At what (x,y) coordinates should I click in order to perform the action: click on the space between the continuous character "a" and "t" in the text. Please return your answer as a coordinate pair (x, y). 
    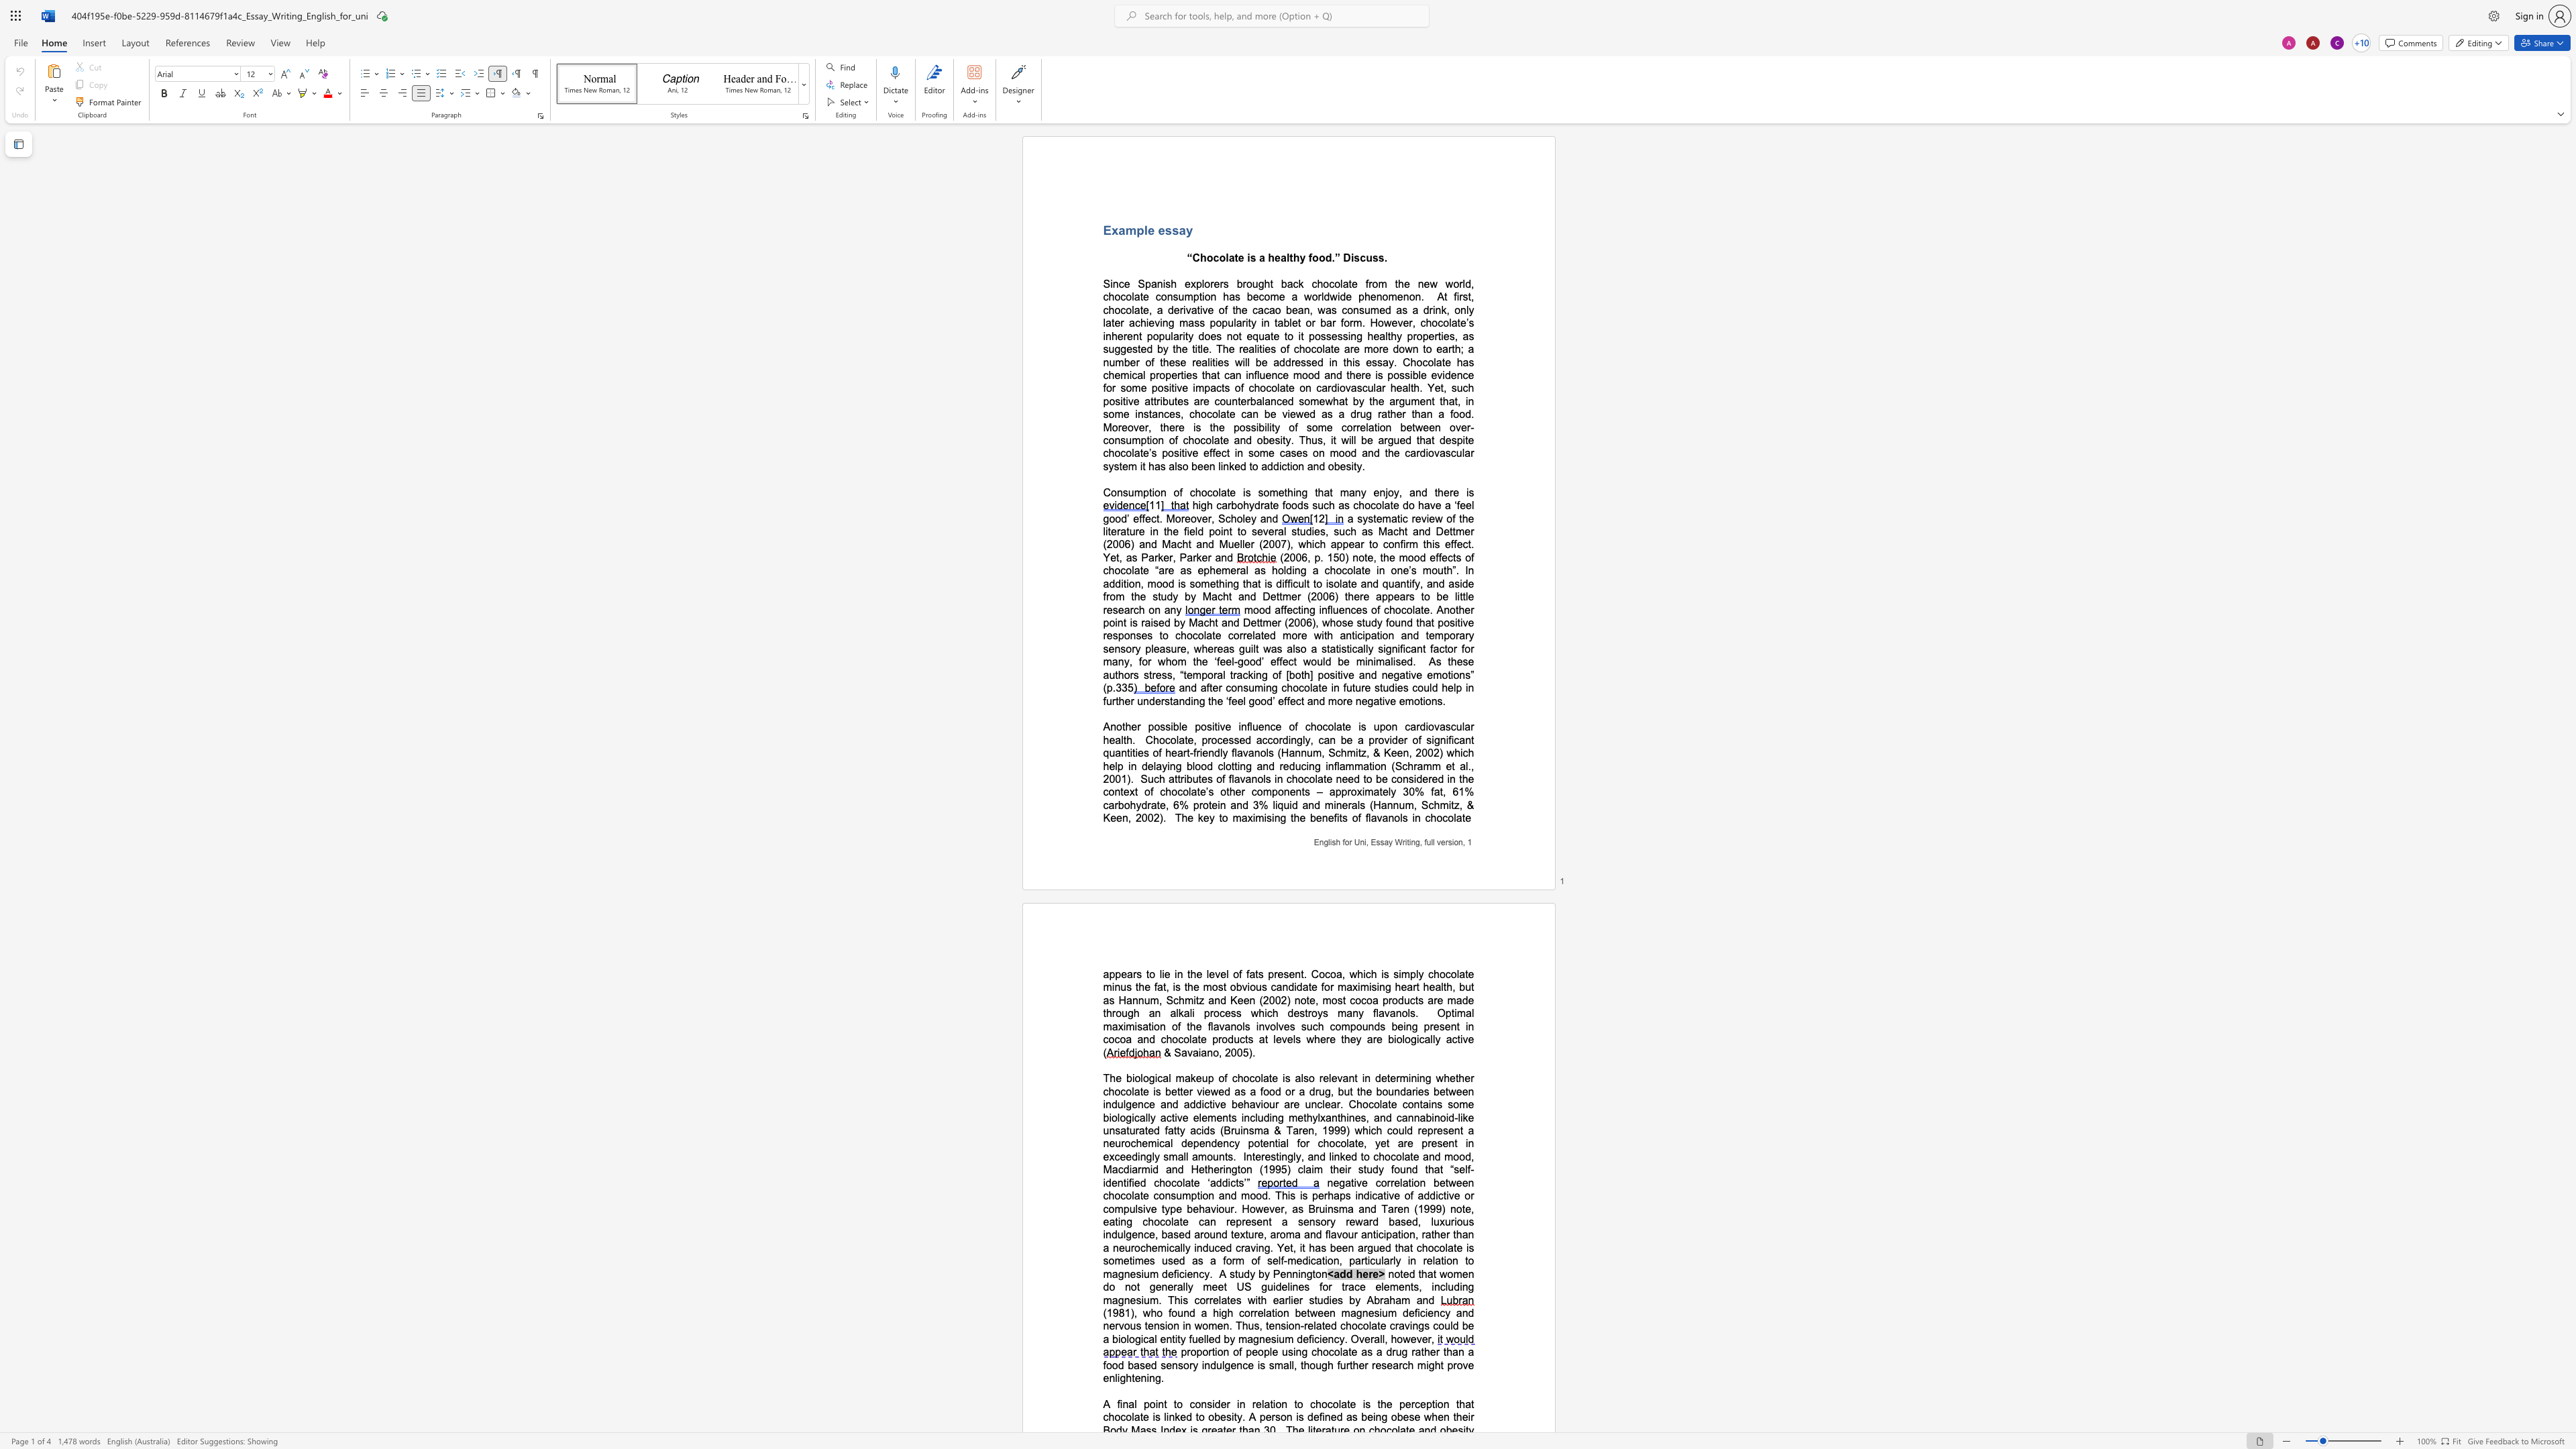
    Looking at the image, I should click on (1234, 258).